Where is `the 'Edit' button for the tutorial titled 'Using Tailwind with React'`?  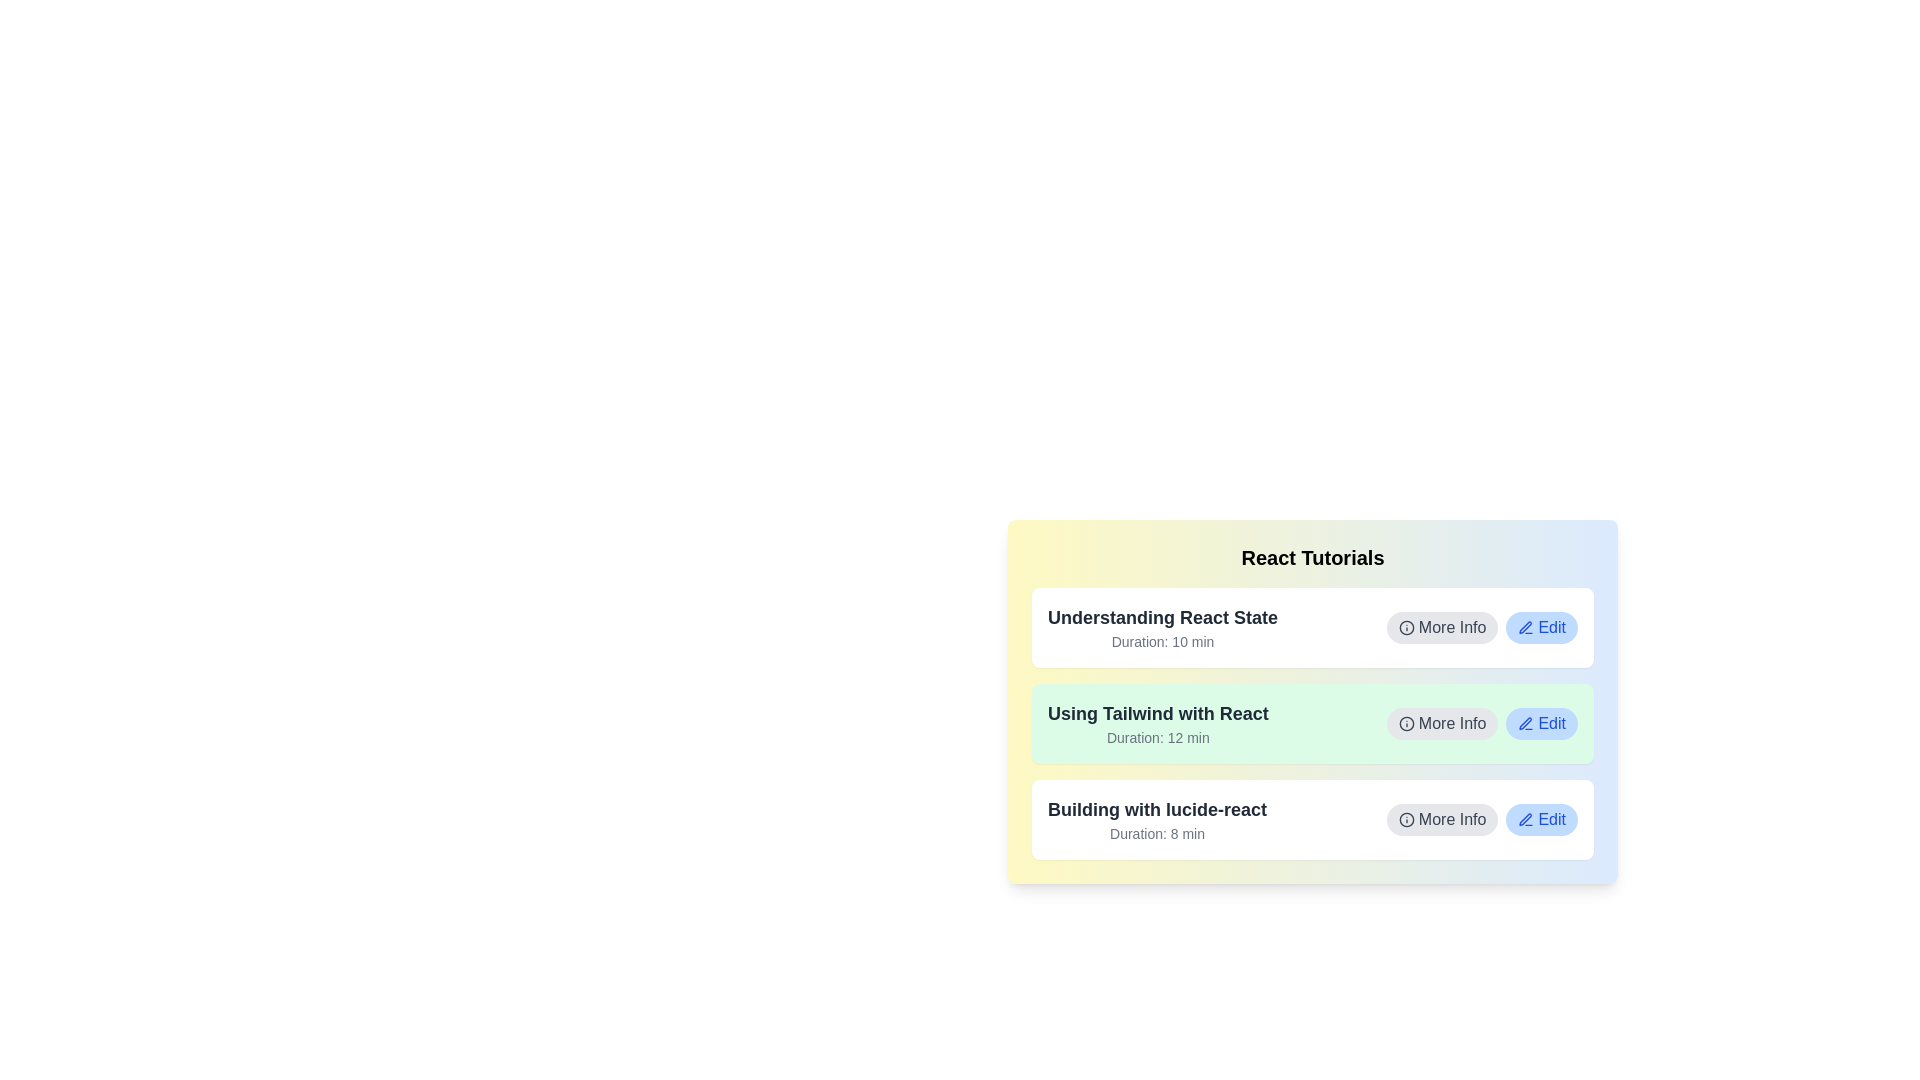
the 'Edit' button for the tutorial titled 'Using Tailwind with React' is located at coordinates (1541, 724).